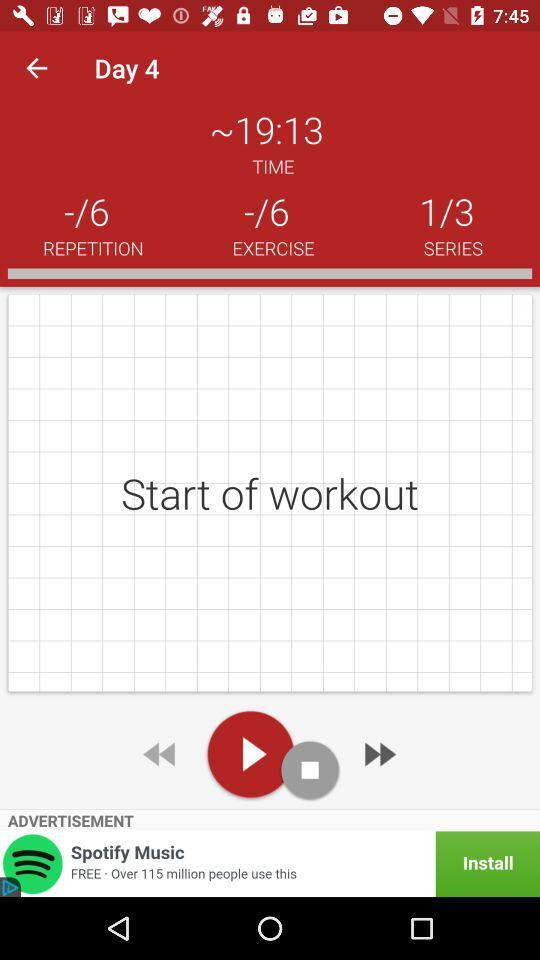  Describe the element at coordinates (378, 753) in the screenshot. I see `fast forward` at that location.